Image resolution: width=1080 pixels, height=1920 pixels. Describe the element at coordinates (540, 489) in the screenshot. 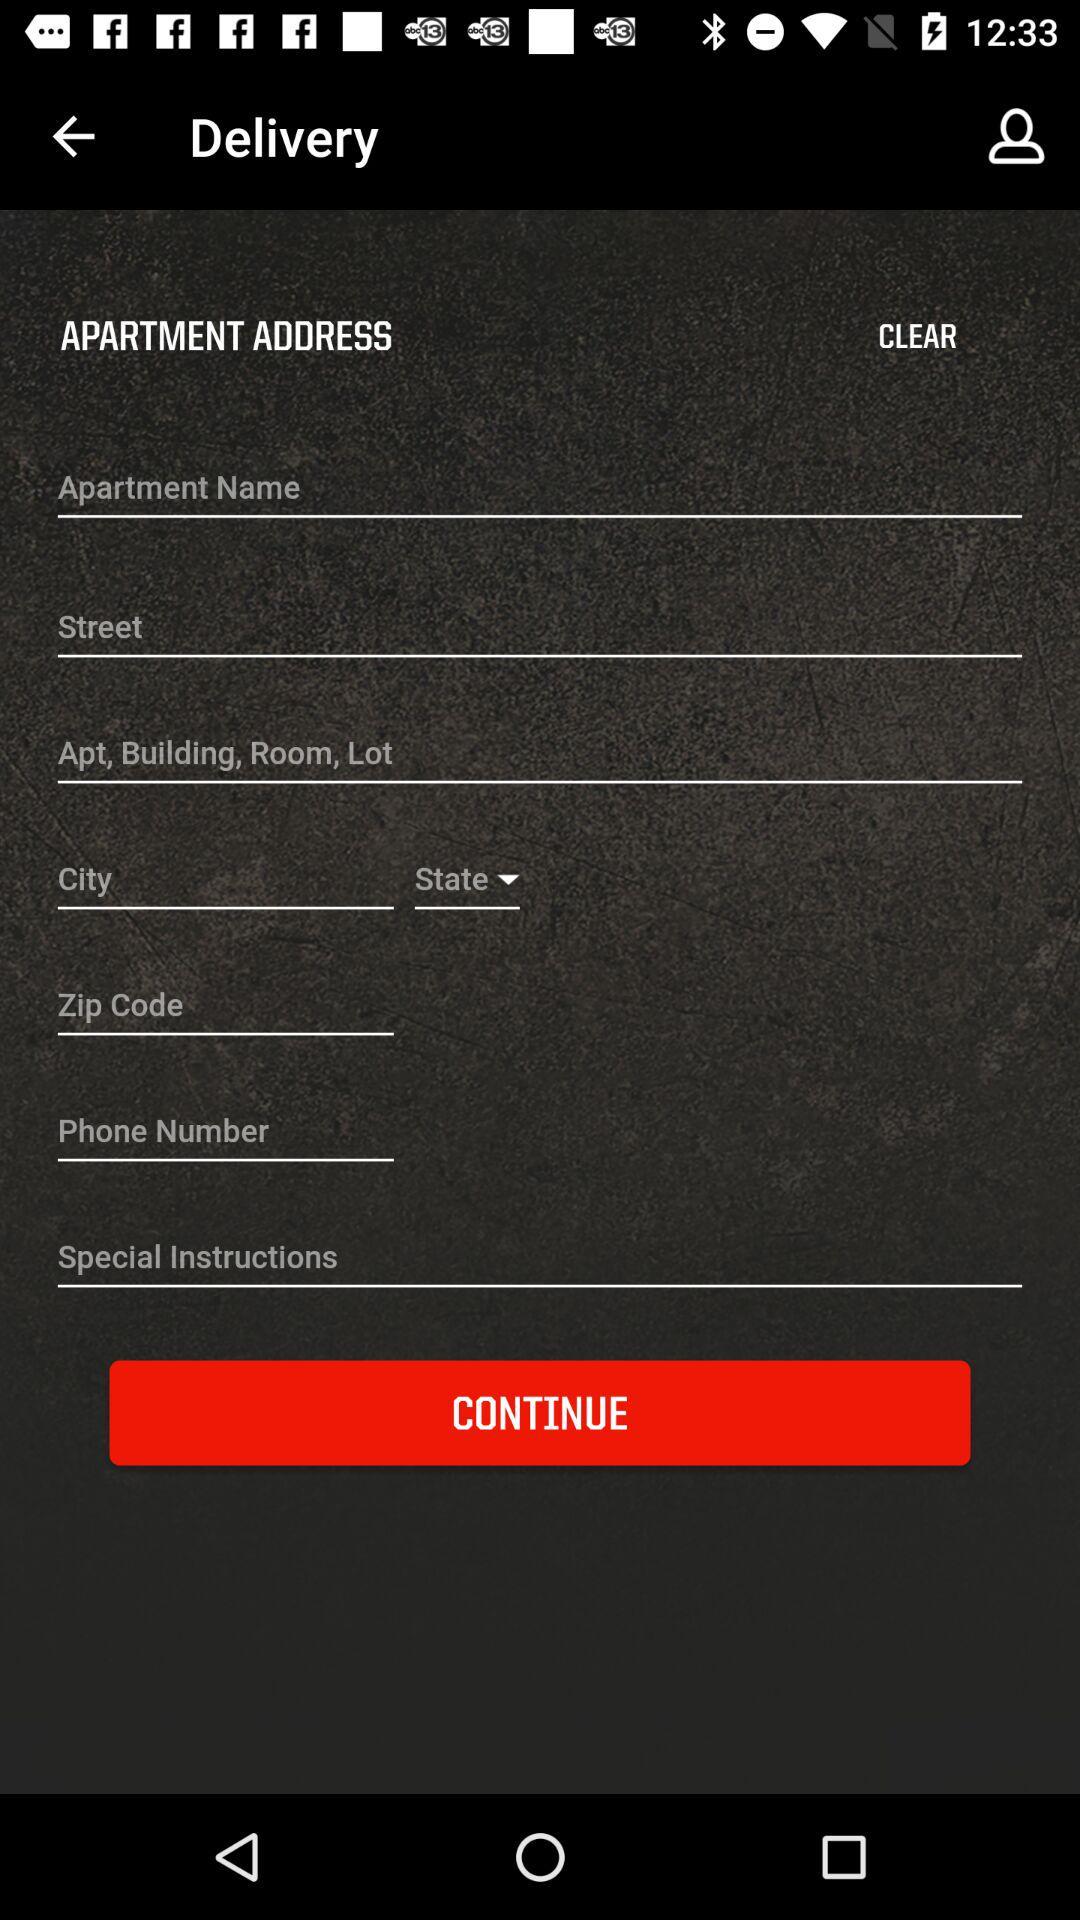

I see `the item below the clear icon` at that location.